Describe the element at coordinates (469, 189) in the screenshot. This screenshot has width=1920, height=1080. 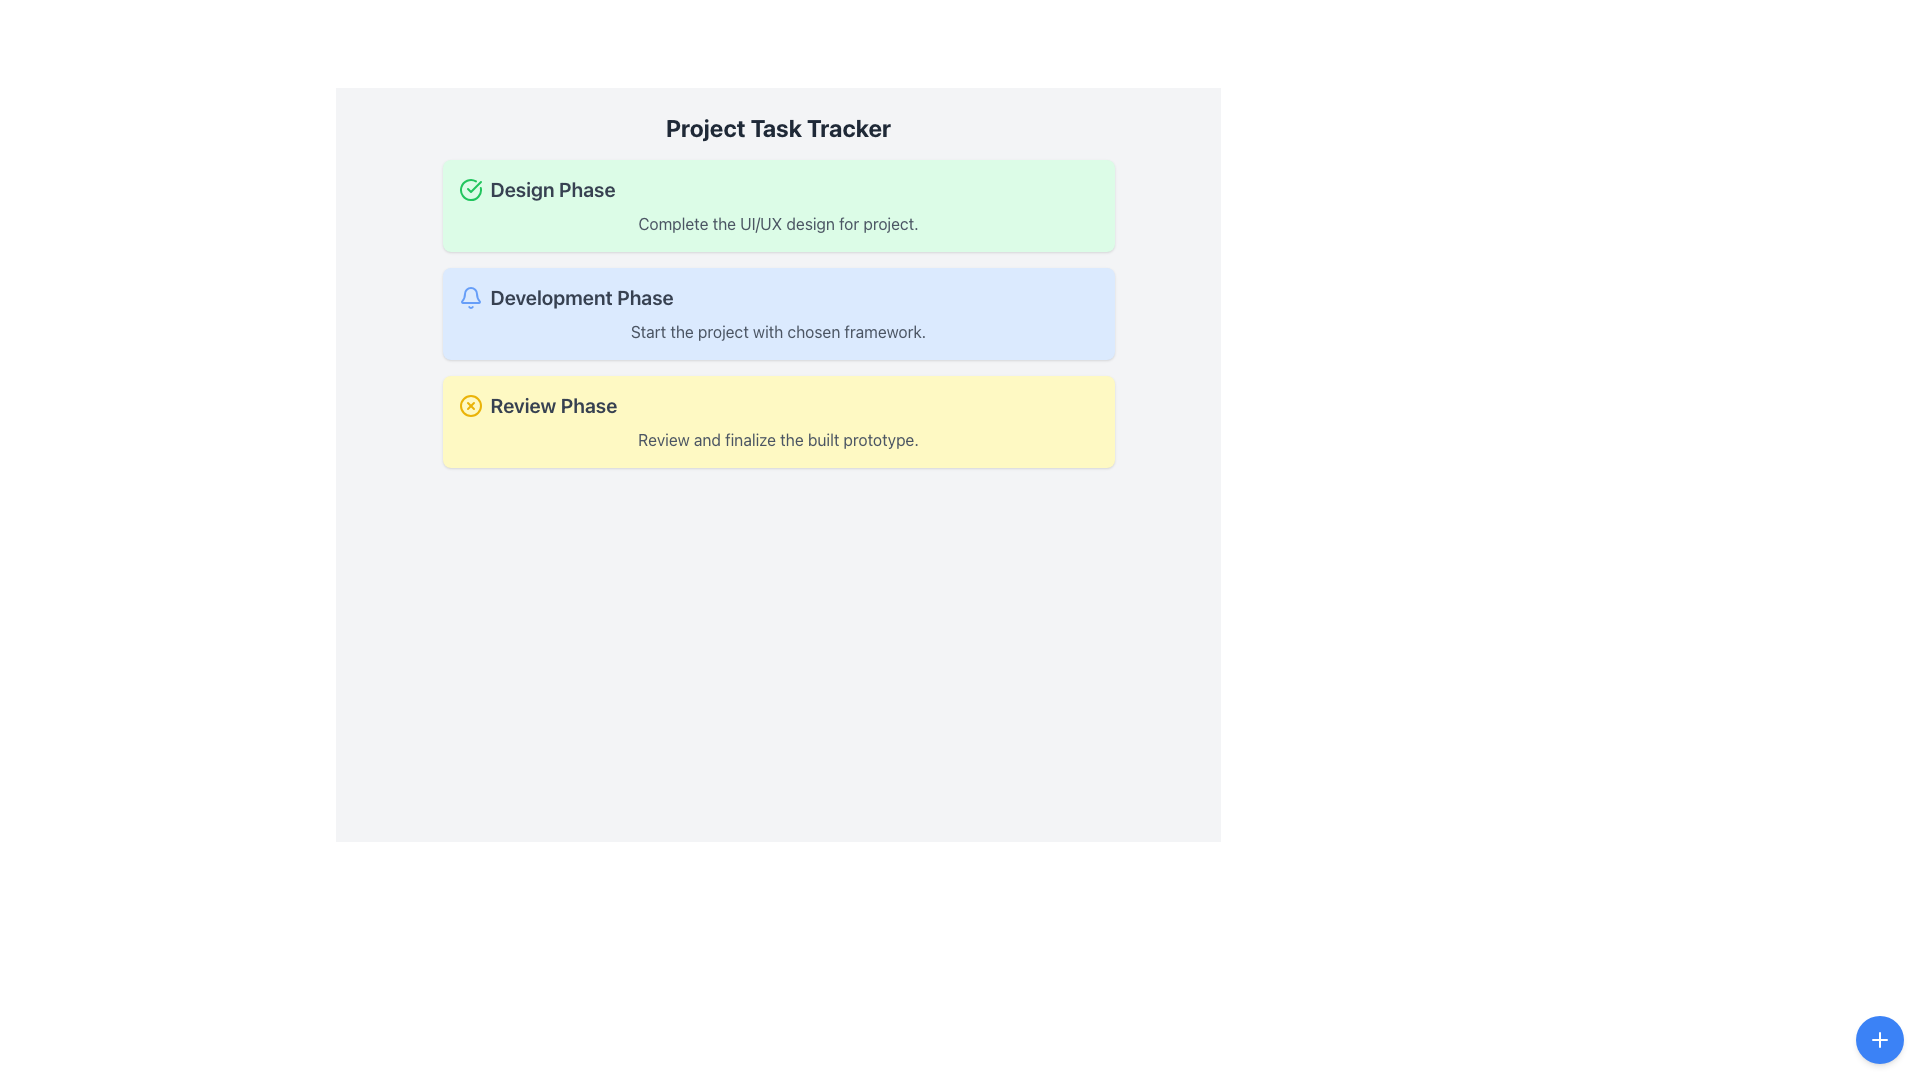
I see `the status of the completion indicator icon for the 'Design Phase' task, which is located to the left of the 'Design Phase' text in the 'Project Task Tracker' layout` at that location.